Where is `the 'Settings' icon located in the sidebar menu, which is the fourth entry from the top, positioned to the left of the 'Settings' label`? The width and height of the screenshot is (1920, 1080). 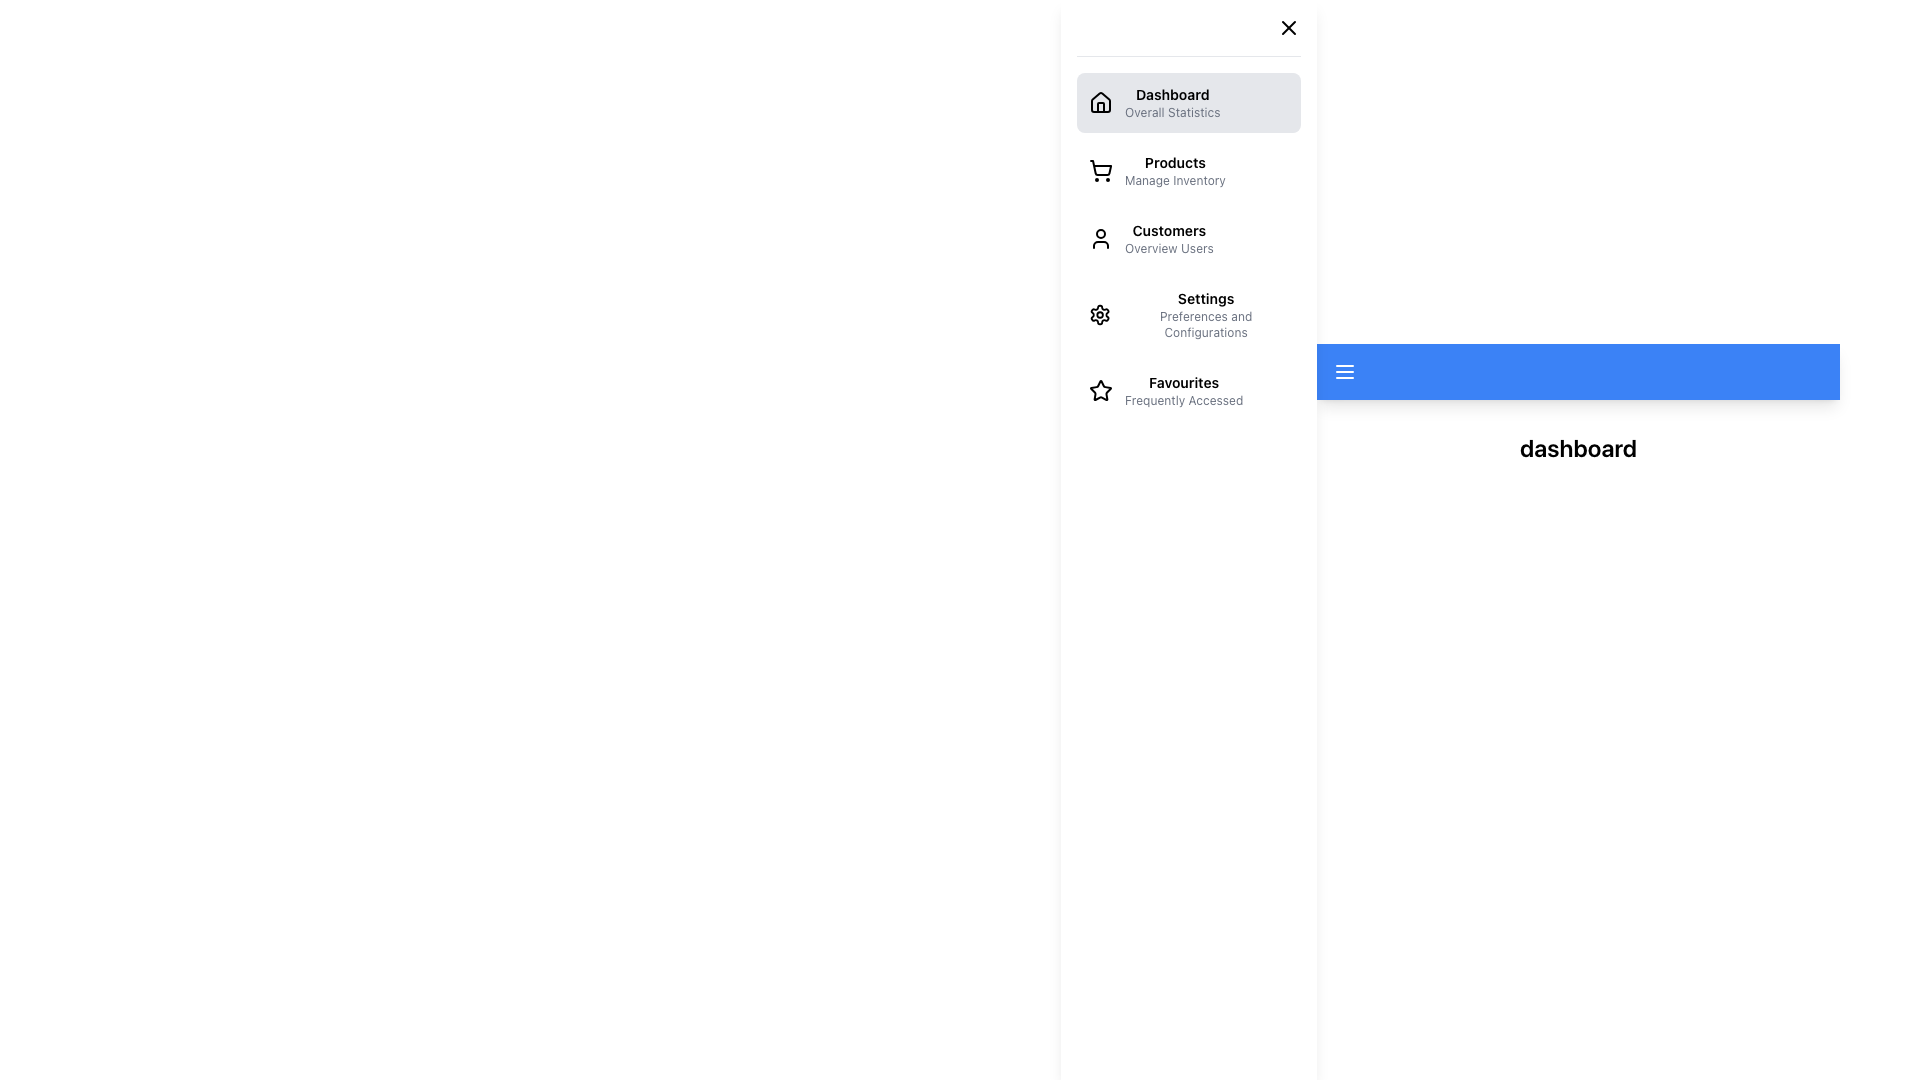
the 'Settings' icon located in the sidebar menu, which is the fourth entry from the top, positioned to the left of the 'Settings' label is located at coordinates (1099, 315).